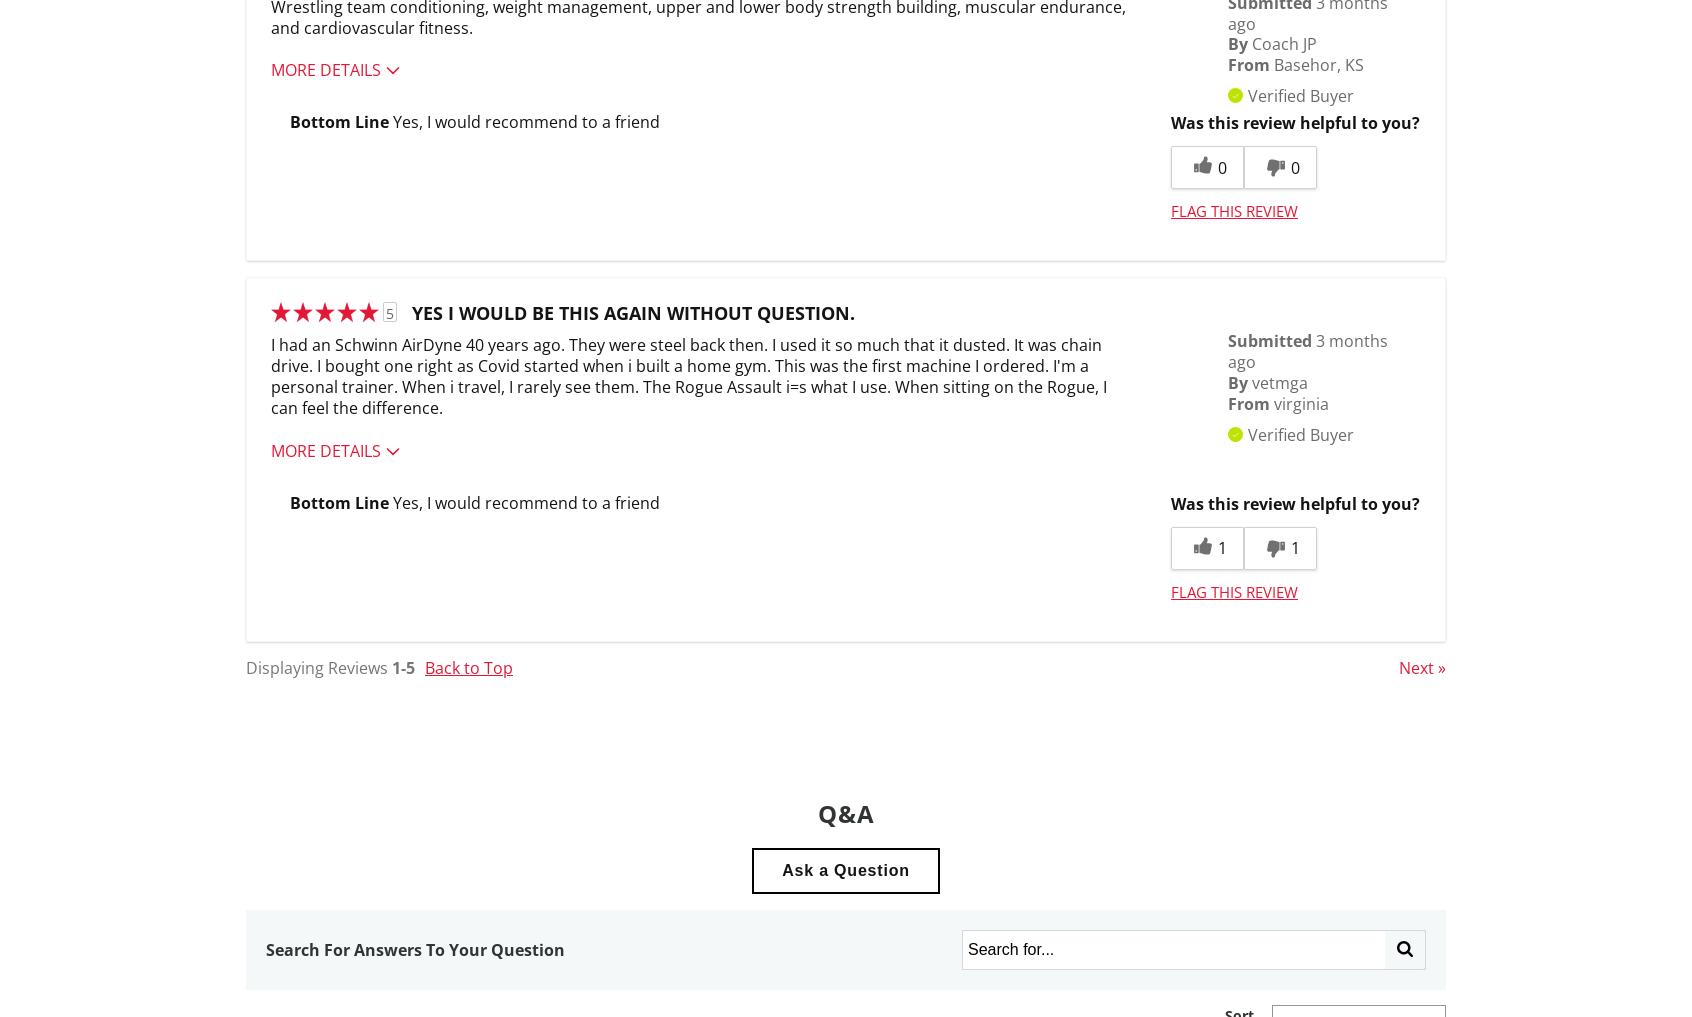 The image size is (1692, 1017). I want to click on 'vetmga', so click(1278, 380).